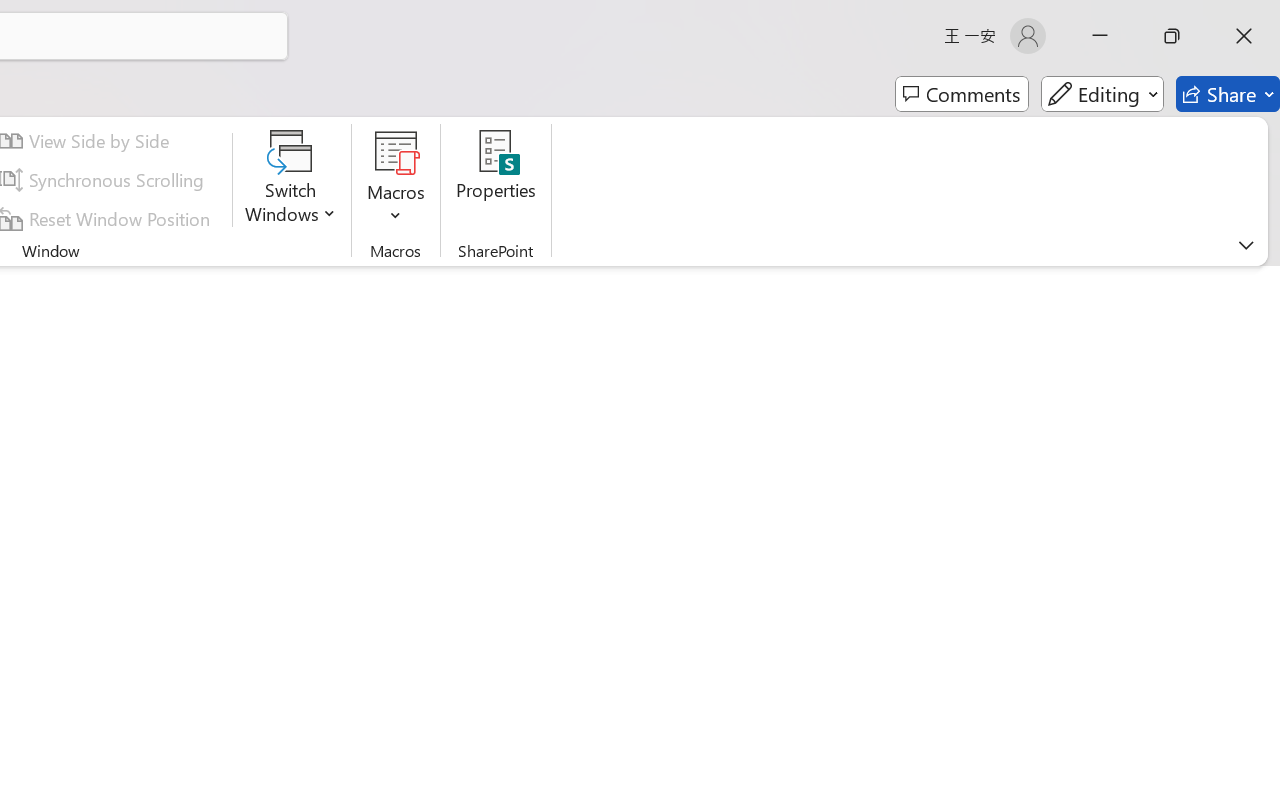  What do you see at coordinates (396, 151) in the screenshot?
I see `'View Macros'` at bounding box center [396, 151].